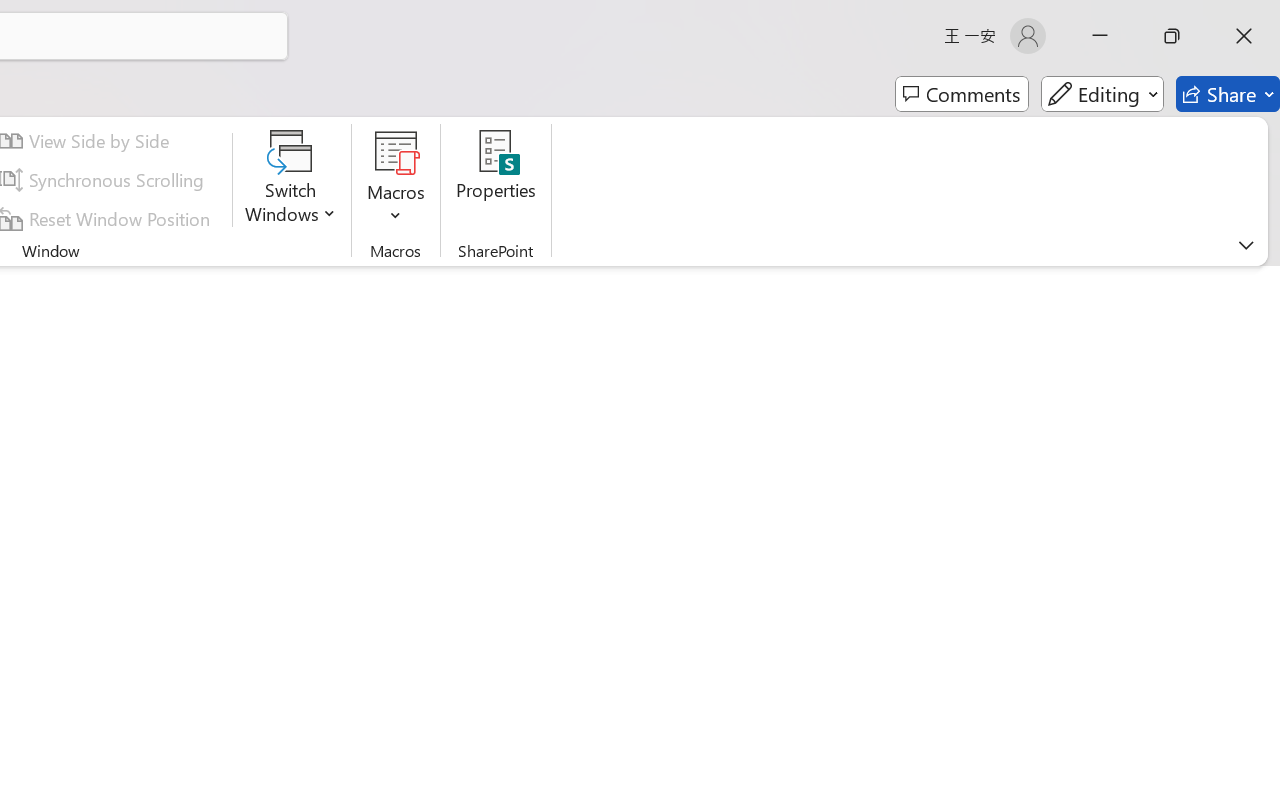  What do you see at coordinates (396, 151) in the screenshot?
I see `'View Macros'` at bounding box center [396, 151].